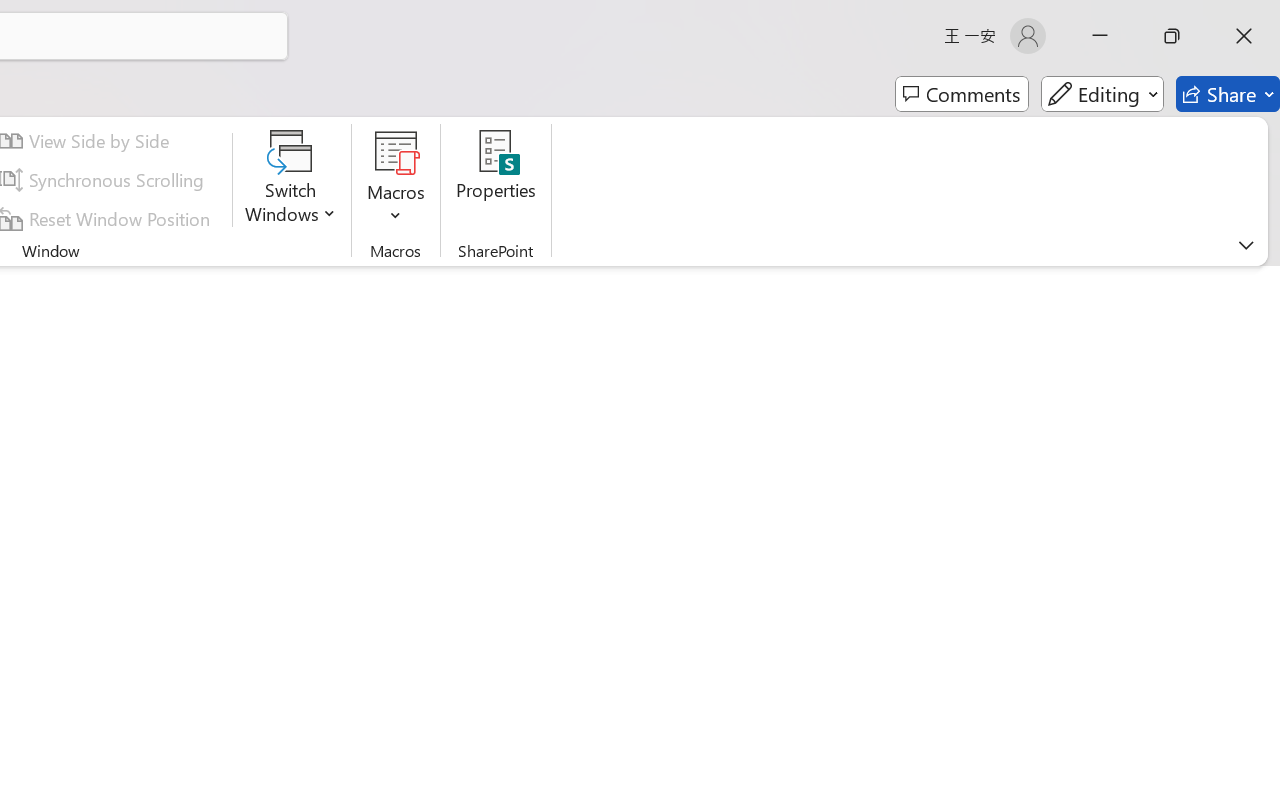  What do you see at coordinates (396, 151) in the screenshot?
I see `'View Macros'` at bounding box center [396, 151].